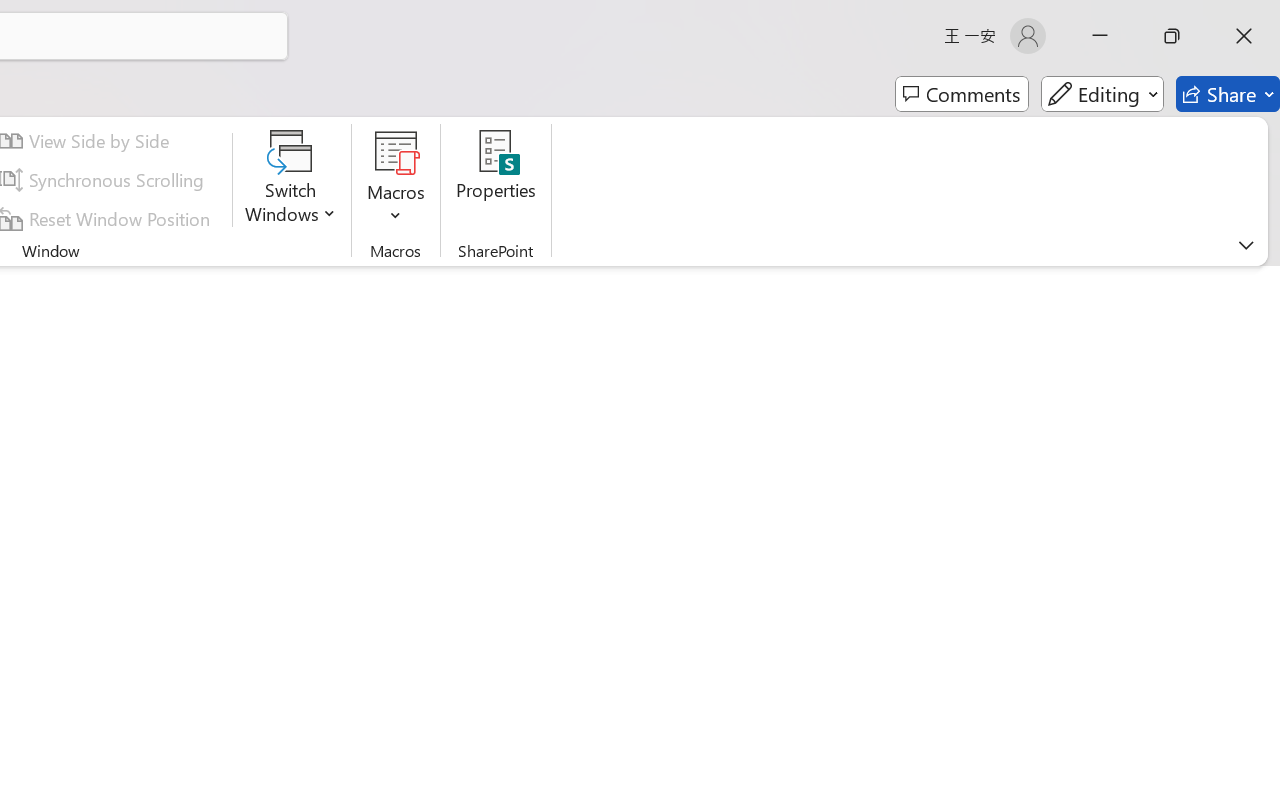  What do you see at coordinates (396, 151) in the screenshot?
I see `'View Macros'` at bounding box center [396, 151].